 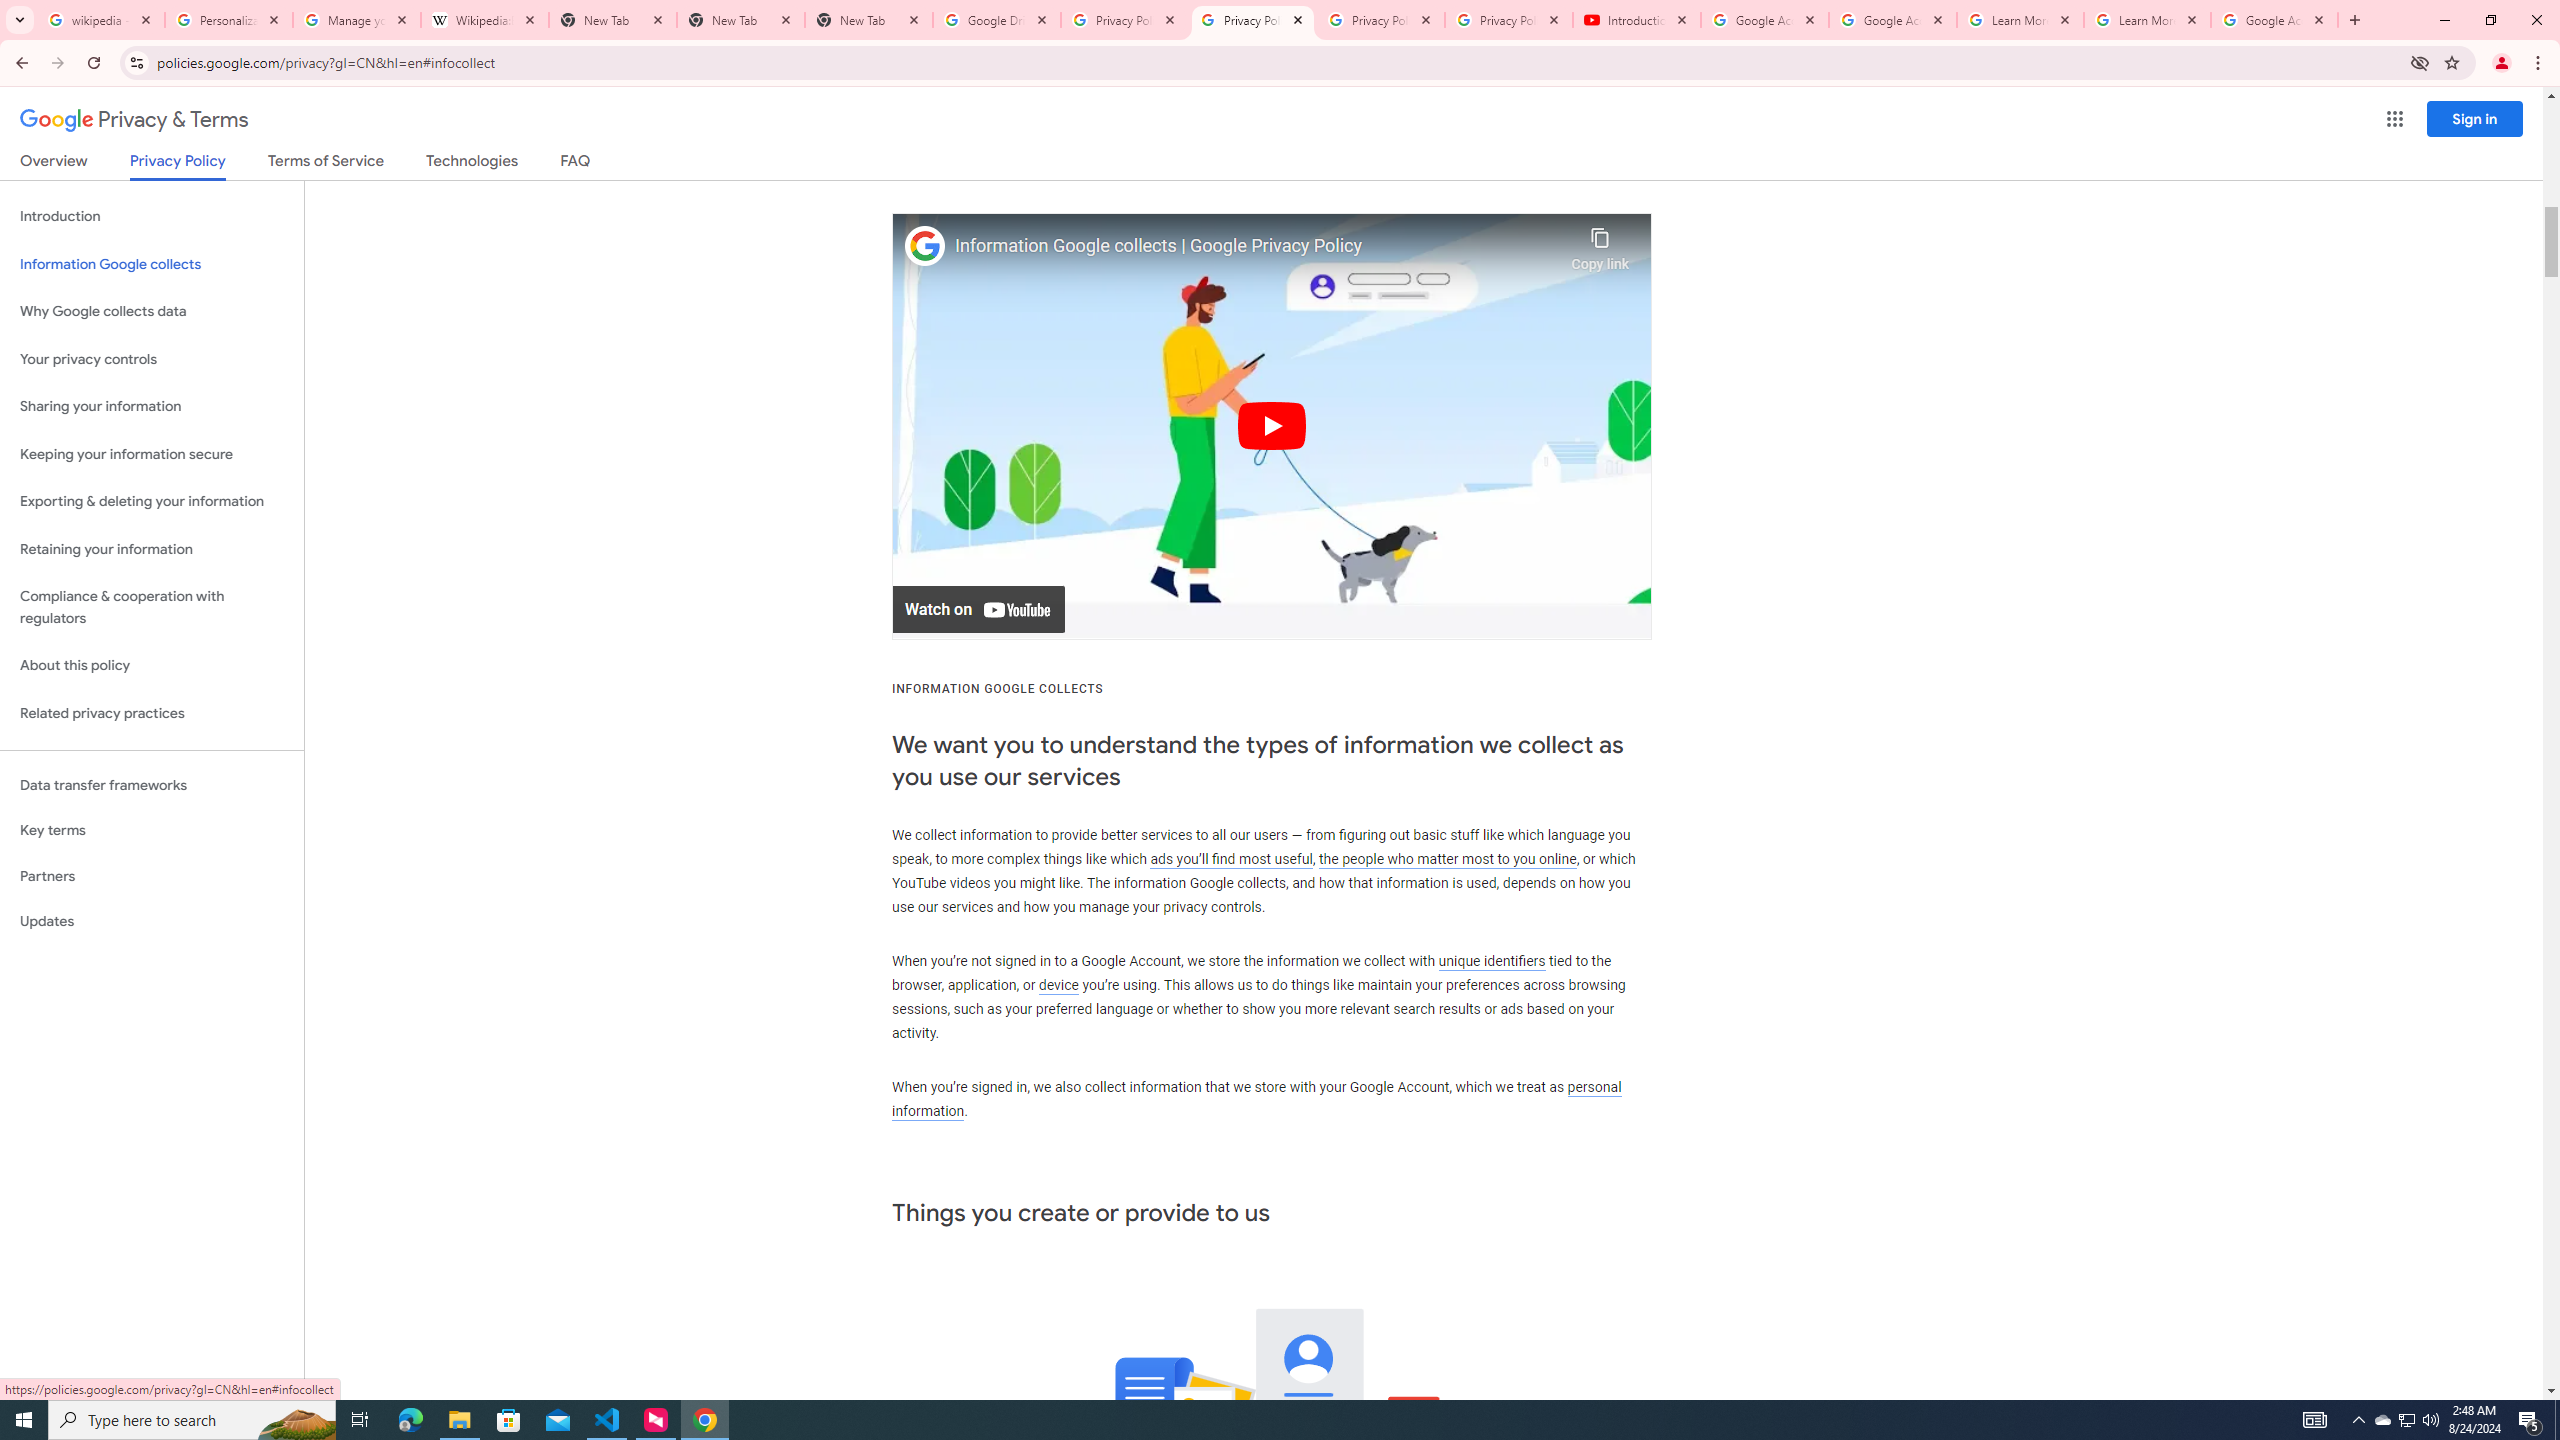 What do you see at coordinates (978, 608) in the screenshot?
I see `'Watch on YouTube'` at bounding box center [978, 608].